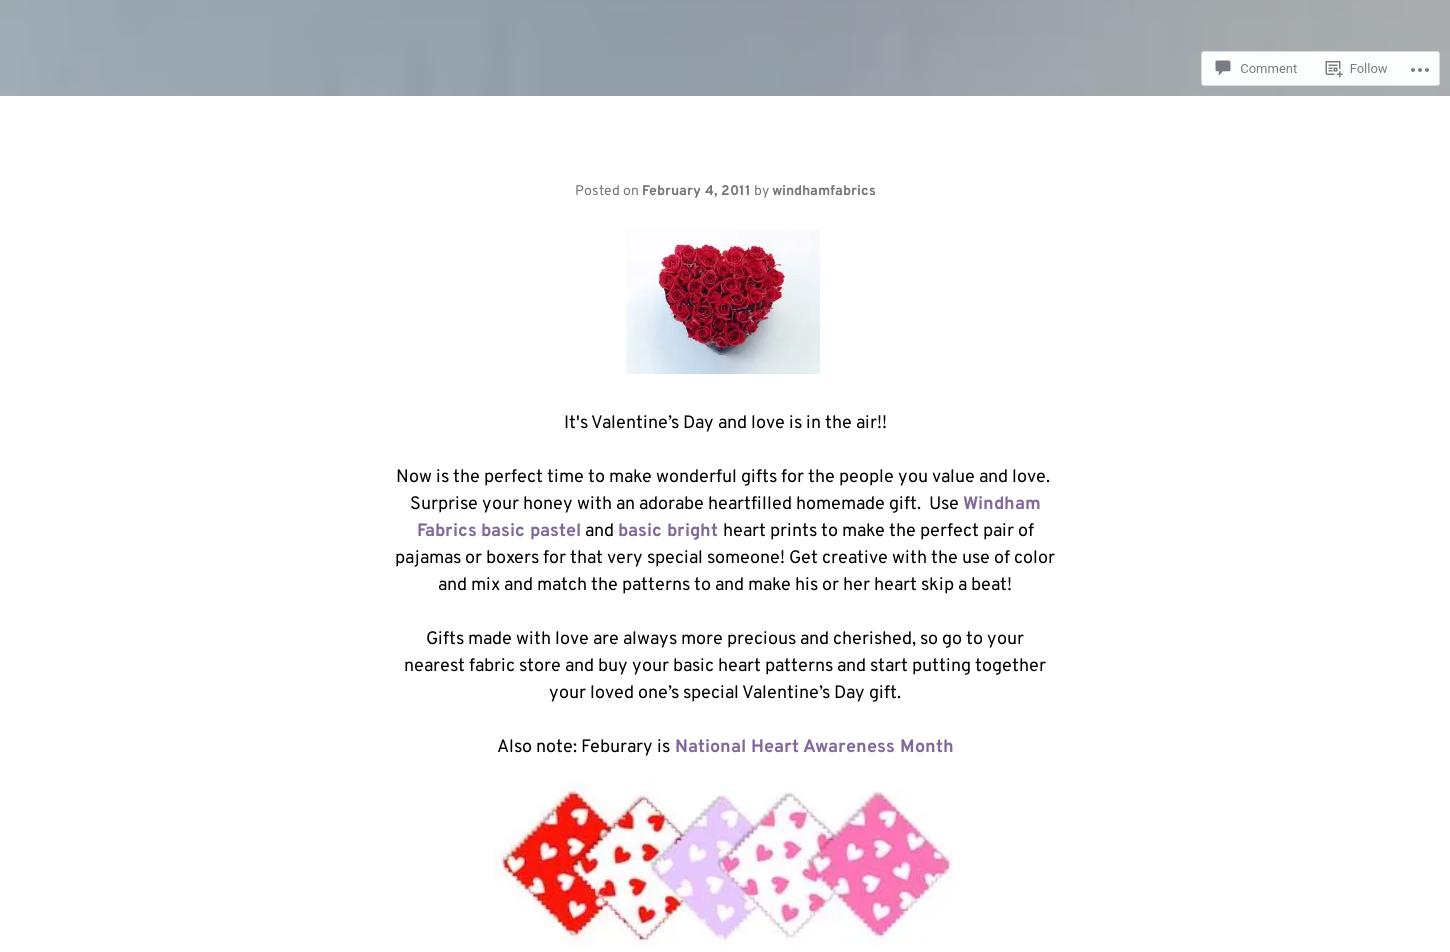 The height and width of the screenshot is (952, 1450). Describe the element at coordinates (810, 746) in the screenshot. I see `'National Heart Awareness Month'` at that location.